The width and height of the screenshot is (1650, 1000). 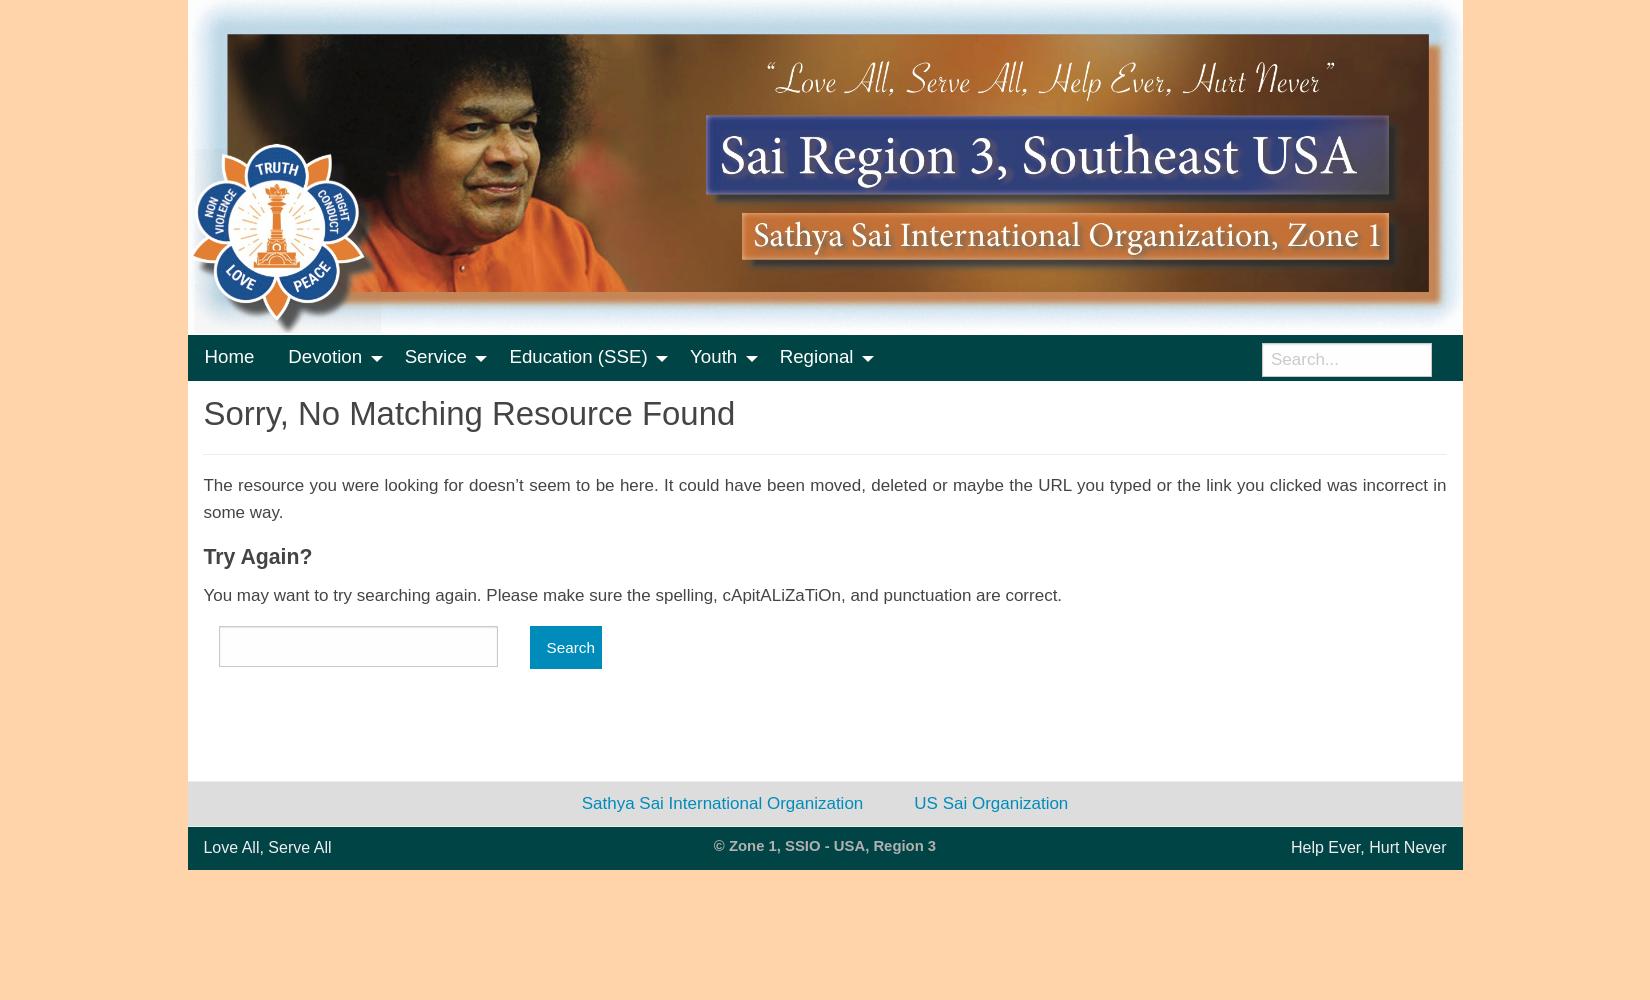 What do you see at coordinates (823, 498) in the screenshot?
I see `'The resource you were looking for doesn’t seem to be here. It could have been moved, deleted or maybe the URL you typed or the link you clicked was incorrect in some way.'` at bounding box center [823, 498].